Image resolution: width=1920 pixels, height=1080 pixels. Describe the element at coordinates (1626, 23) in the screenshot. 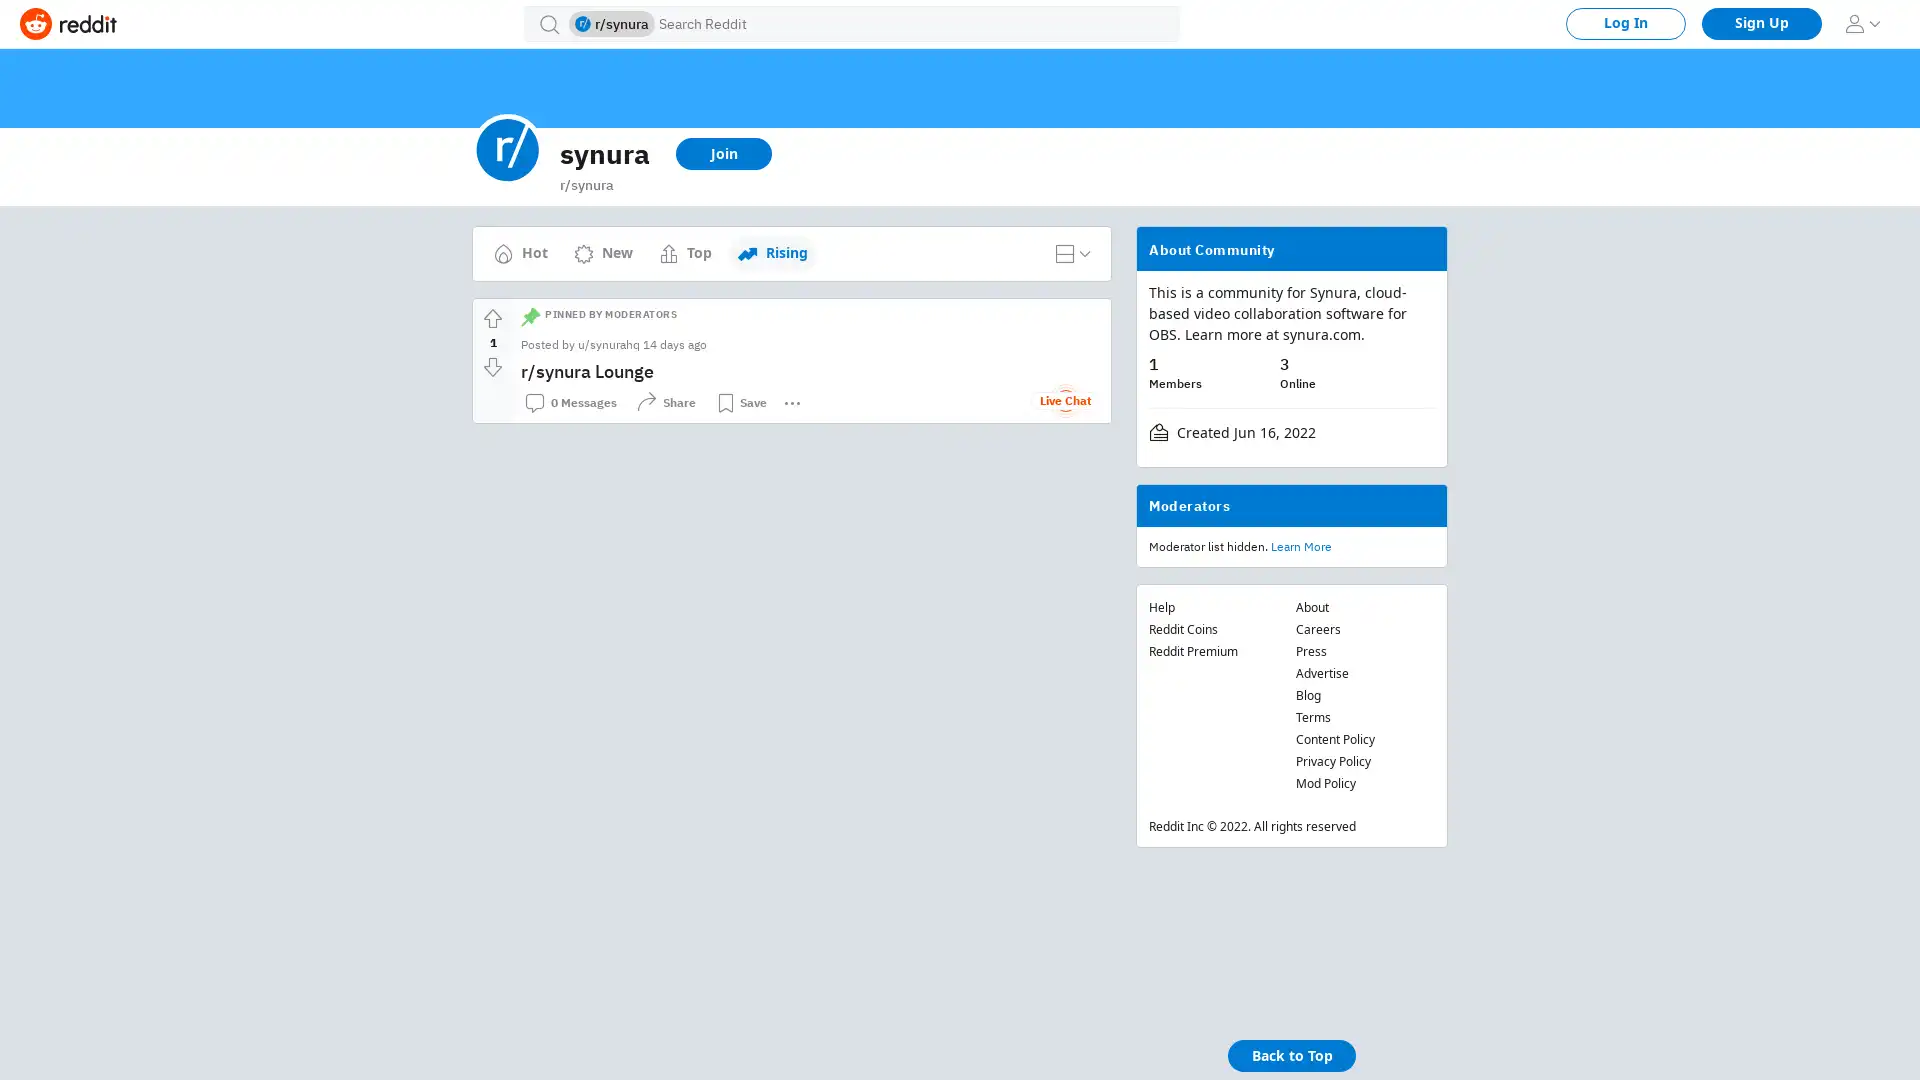

I see `Log In` at that location.